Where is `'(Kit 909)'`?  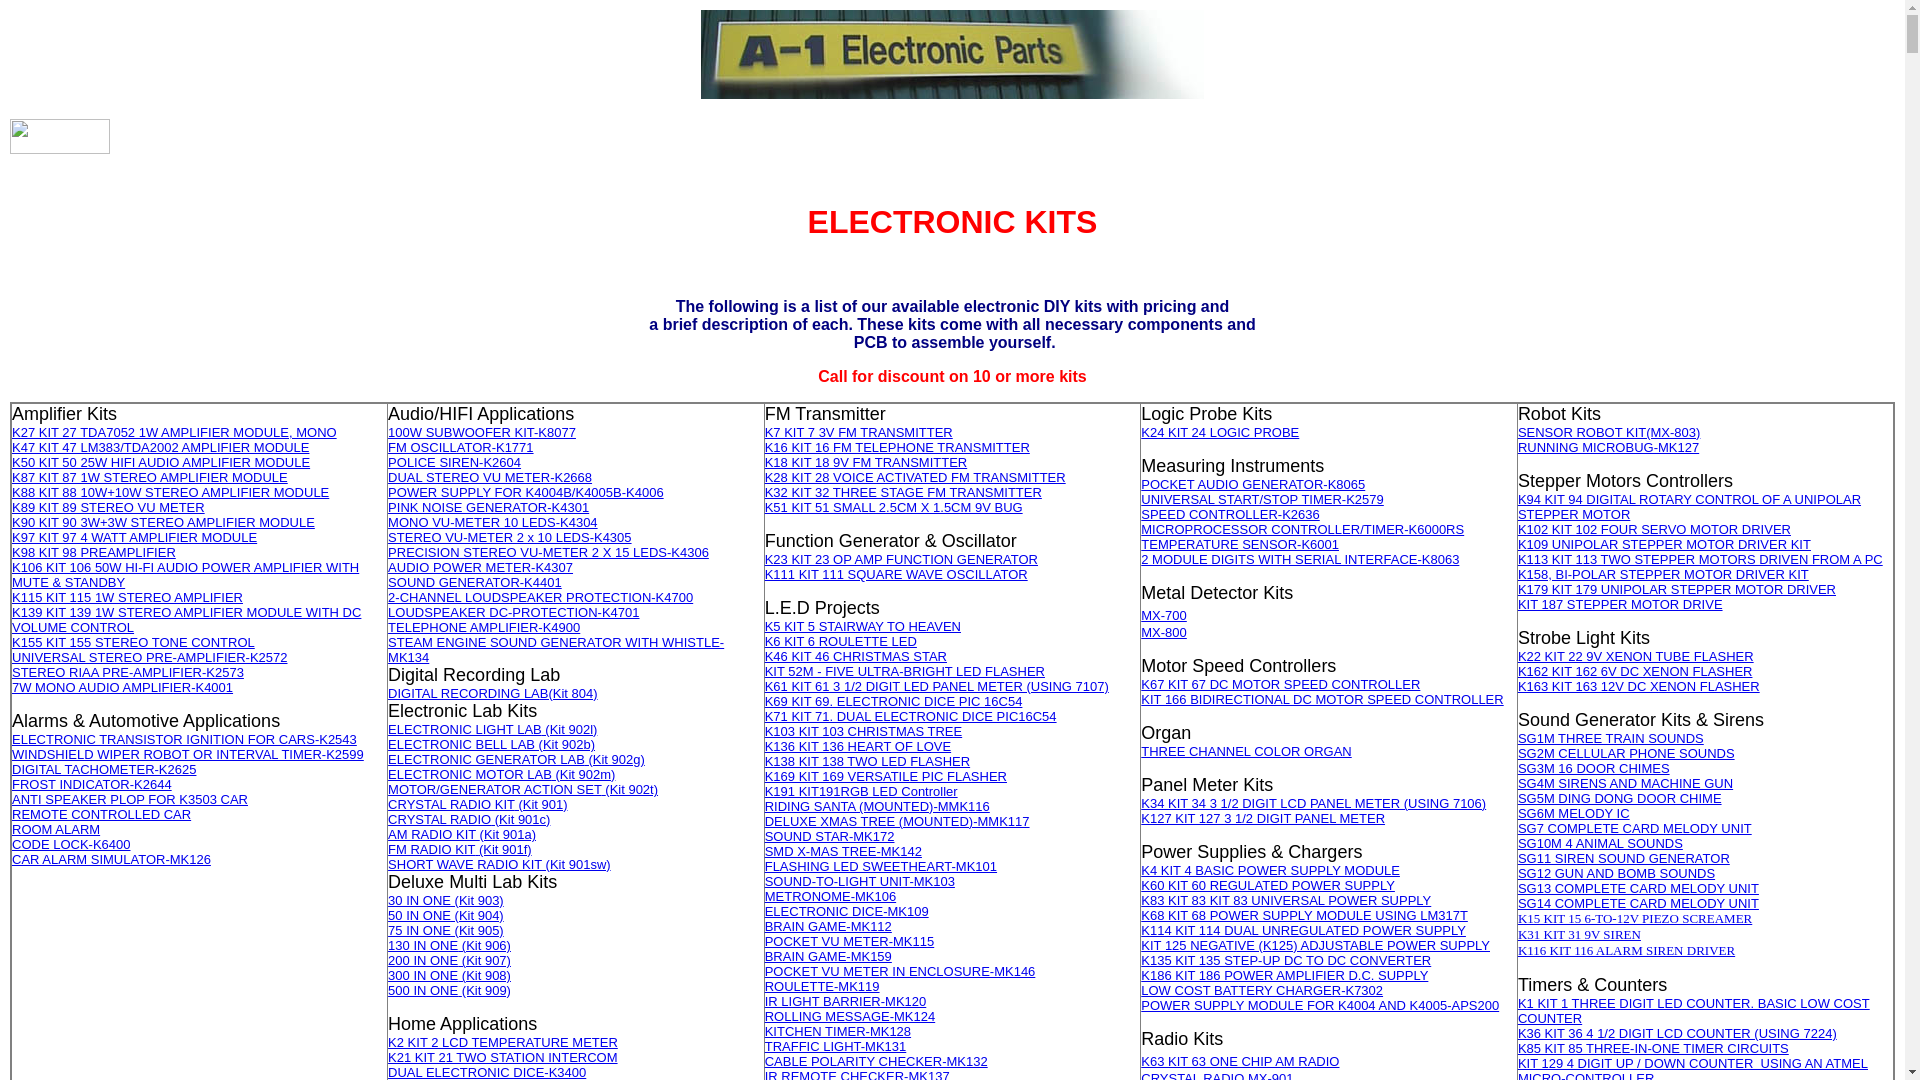 '(Kit 909)' is located at coordinates (484, 988).